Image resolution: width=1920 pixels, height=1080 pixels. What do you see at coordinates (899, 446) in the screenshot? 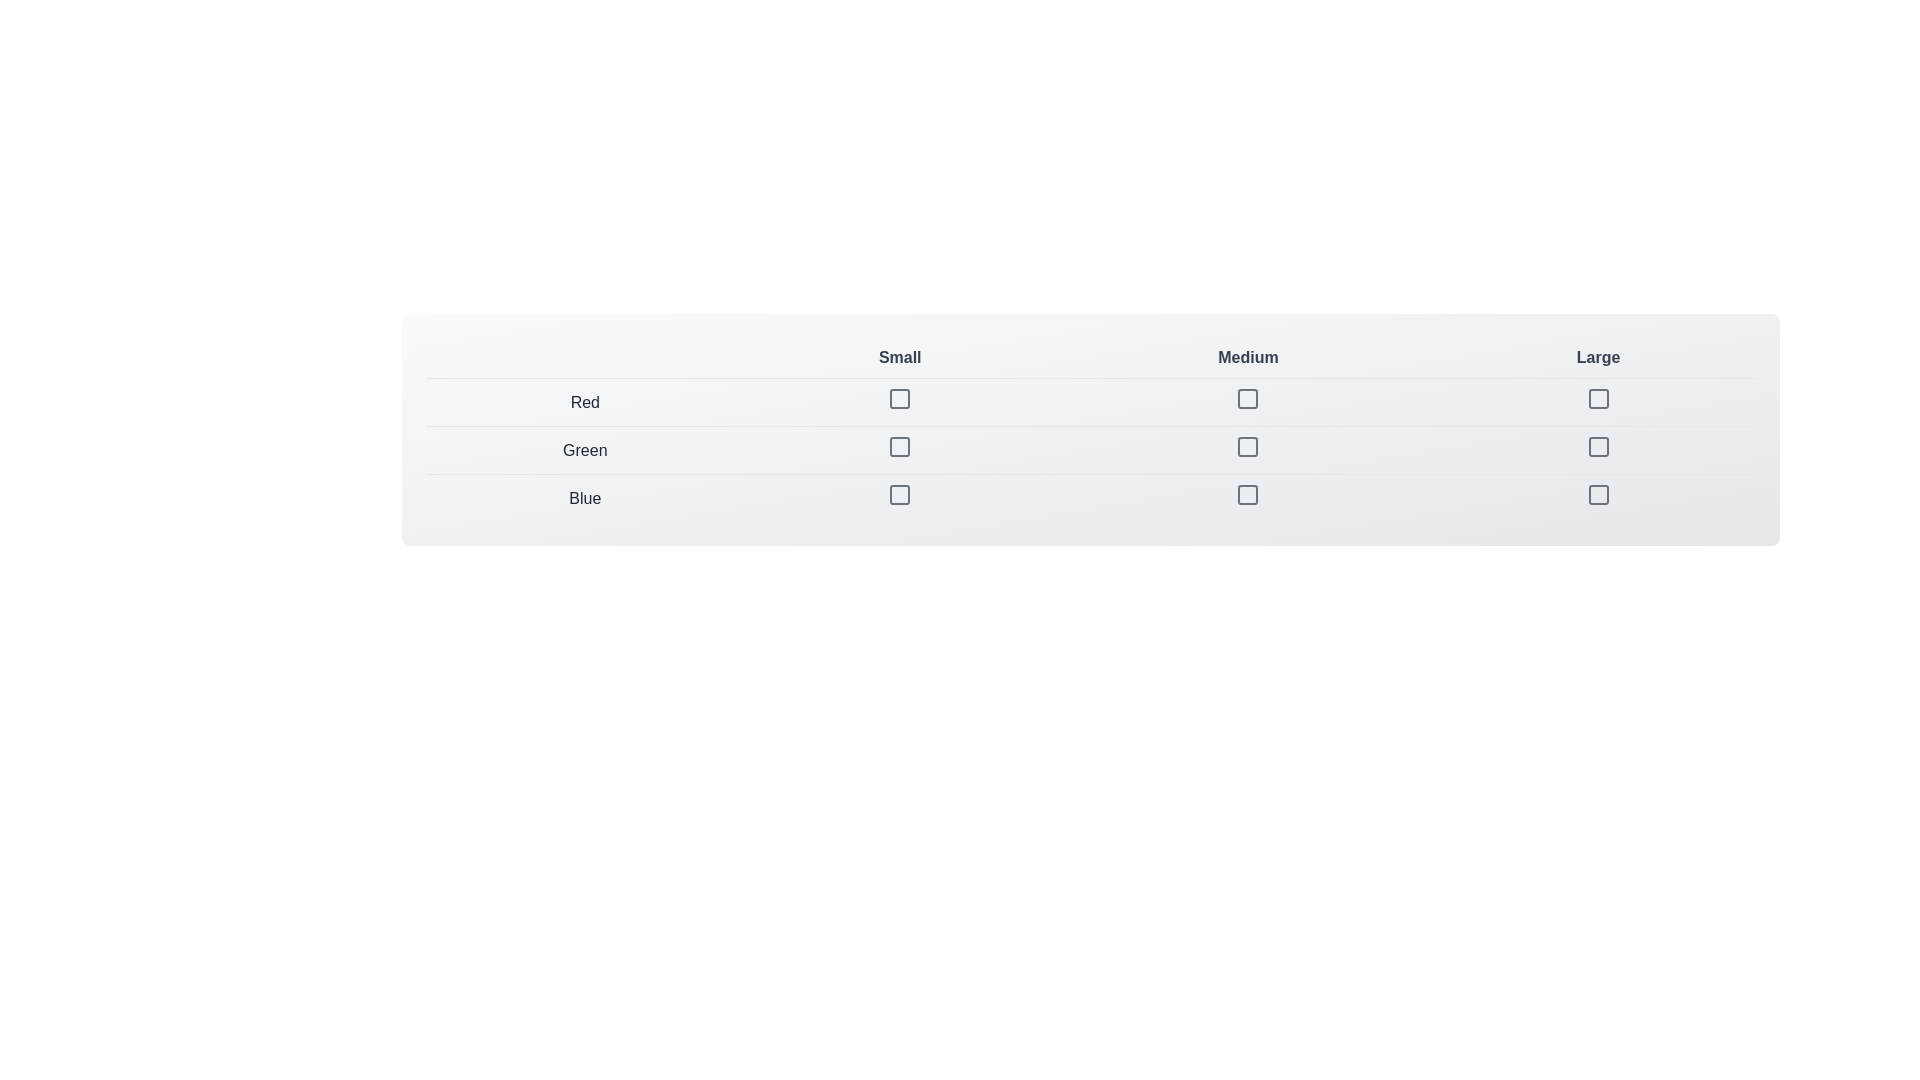
I see `the square checkbox located in the 'Small' column and 'Green' row of the table` at bounding box center [899, 446].